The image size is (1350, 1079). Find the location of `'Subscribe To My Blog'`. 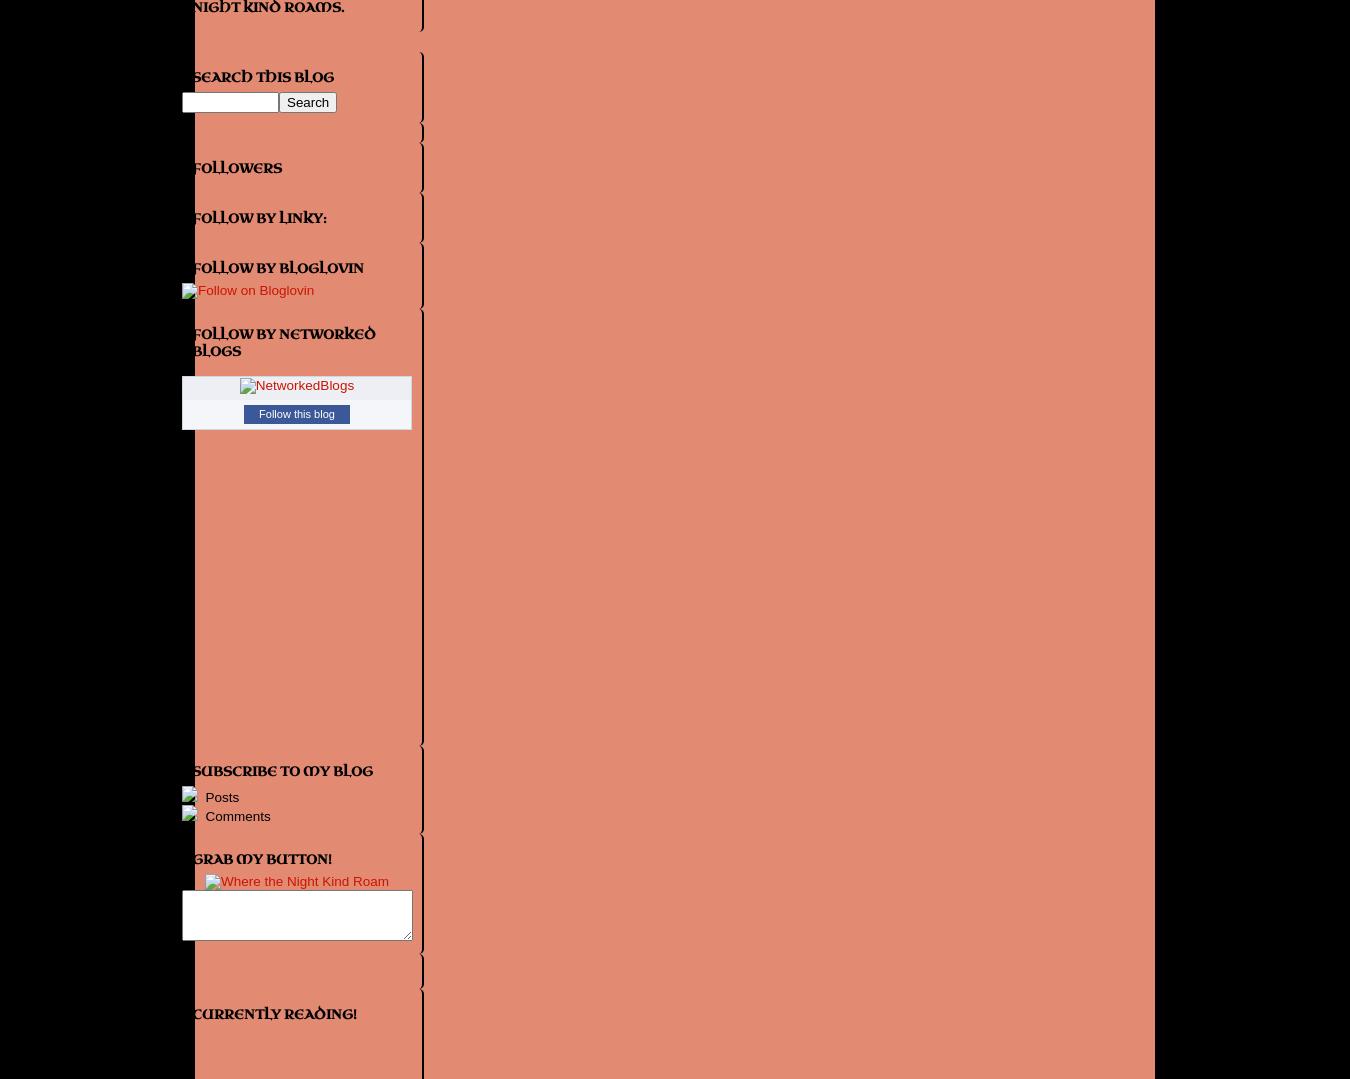

'Subscribe To My Blog' is located at coordinates (281, 770).